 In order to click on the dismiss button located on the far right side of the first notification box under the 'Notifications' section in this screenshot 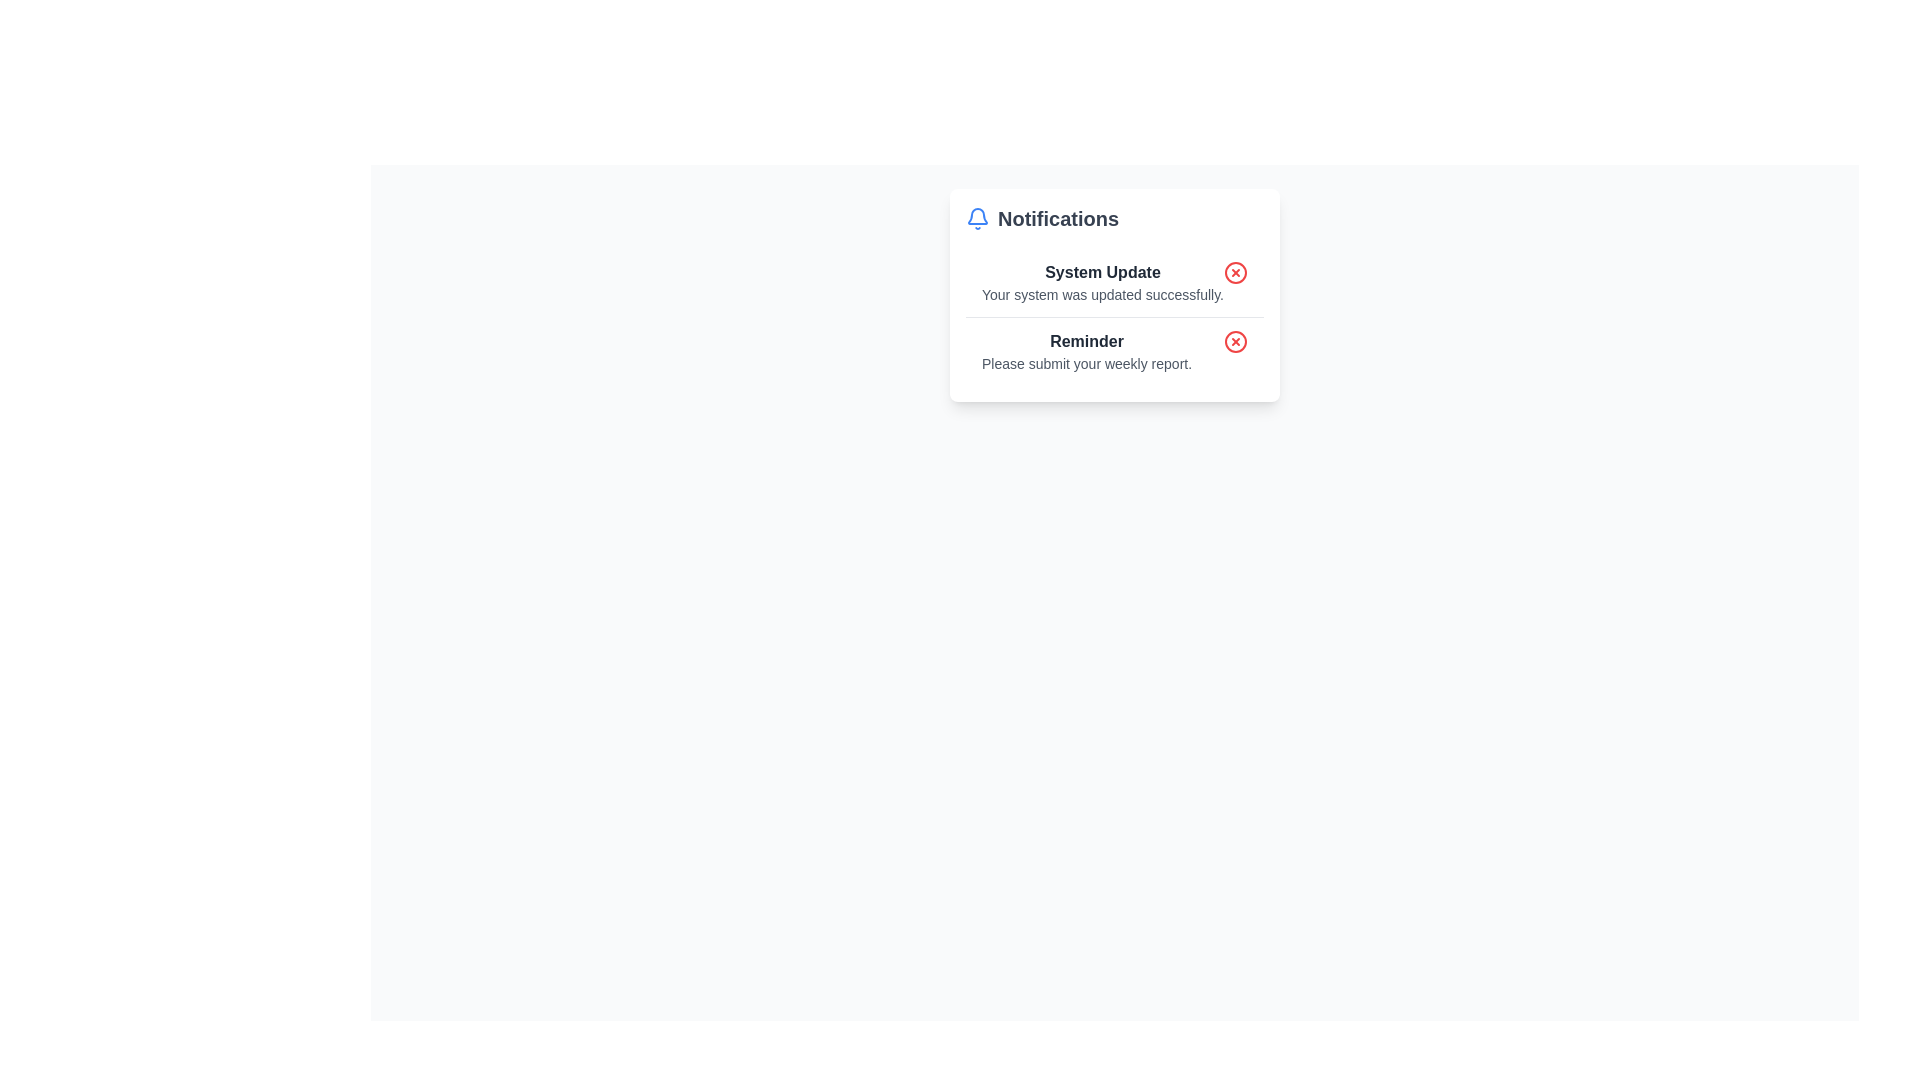, I will do `click(1235, 273)`.